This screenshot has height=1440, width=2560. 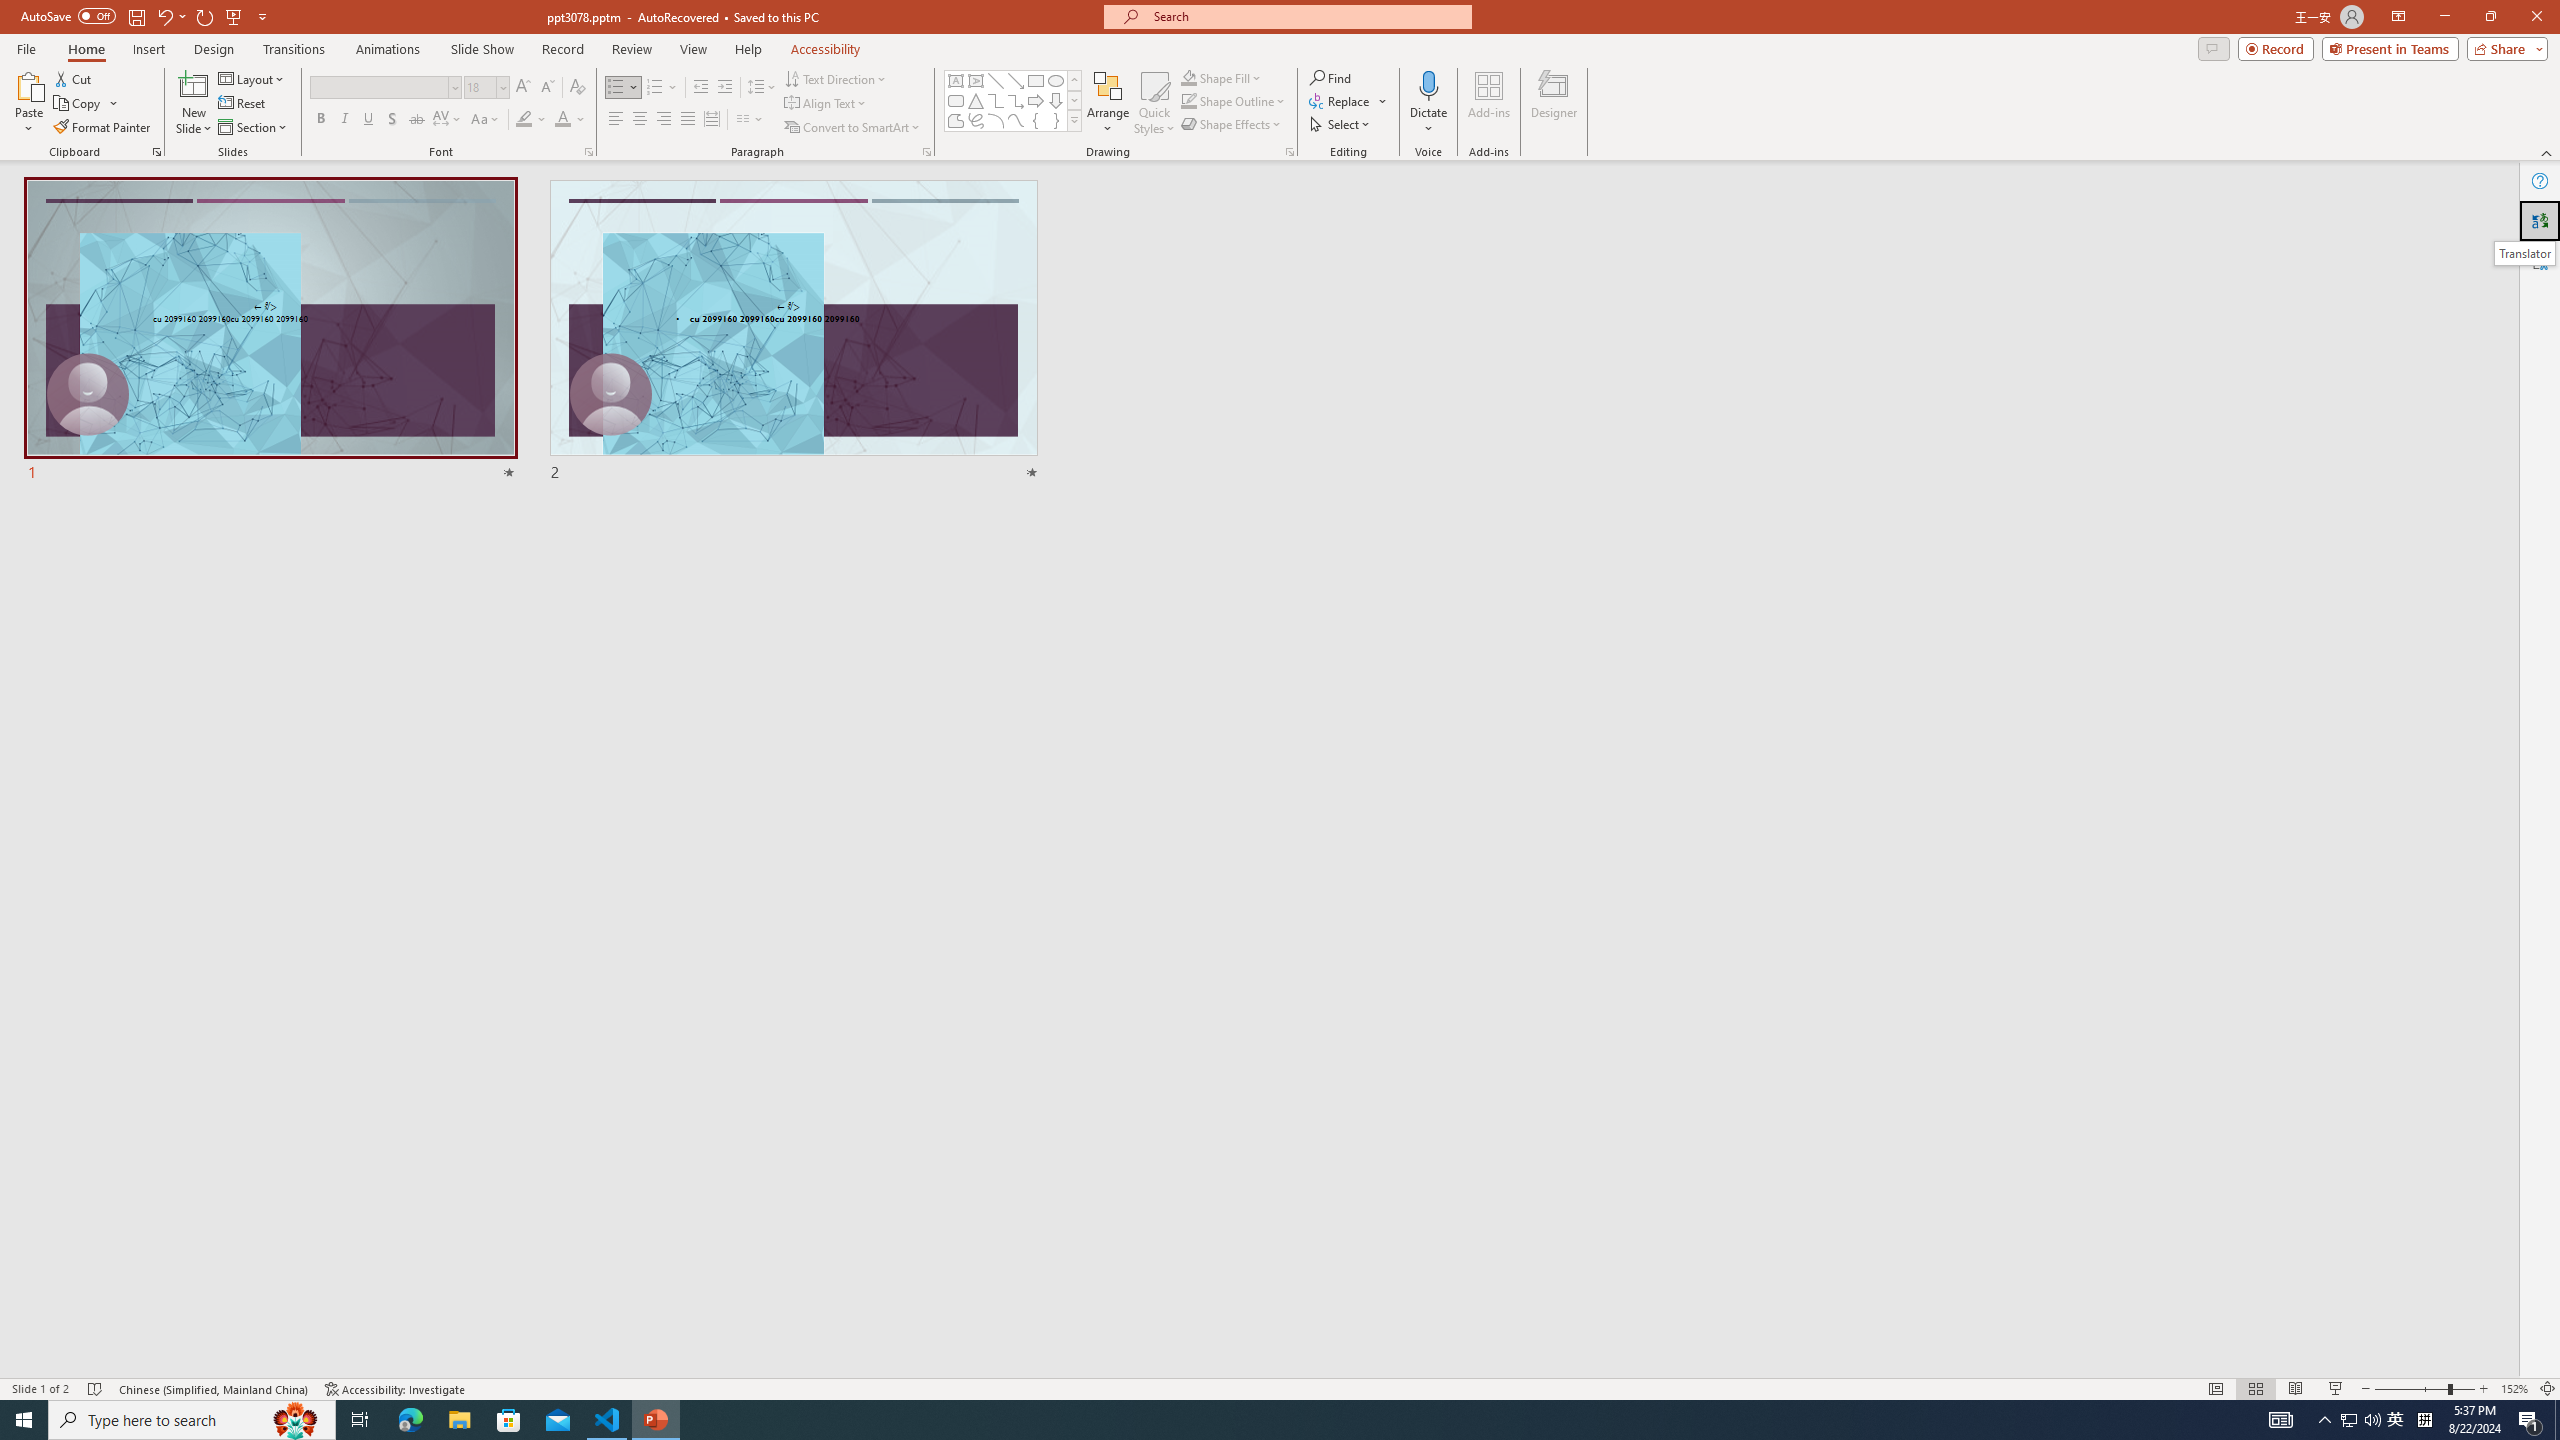 What do you see at coordinates (994, 80) in the screenshot?
I see `'Line'` at bounding box center [994, 80].